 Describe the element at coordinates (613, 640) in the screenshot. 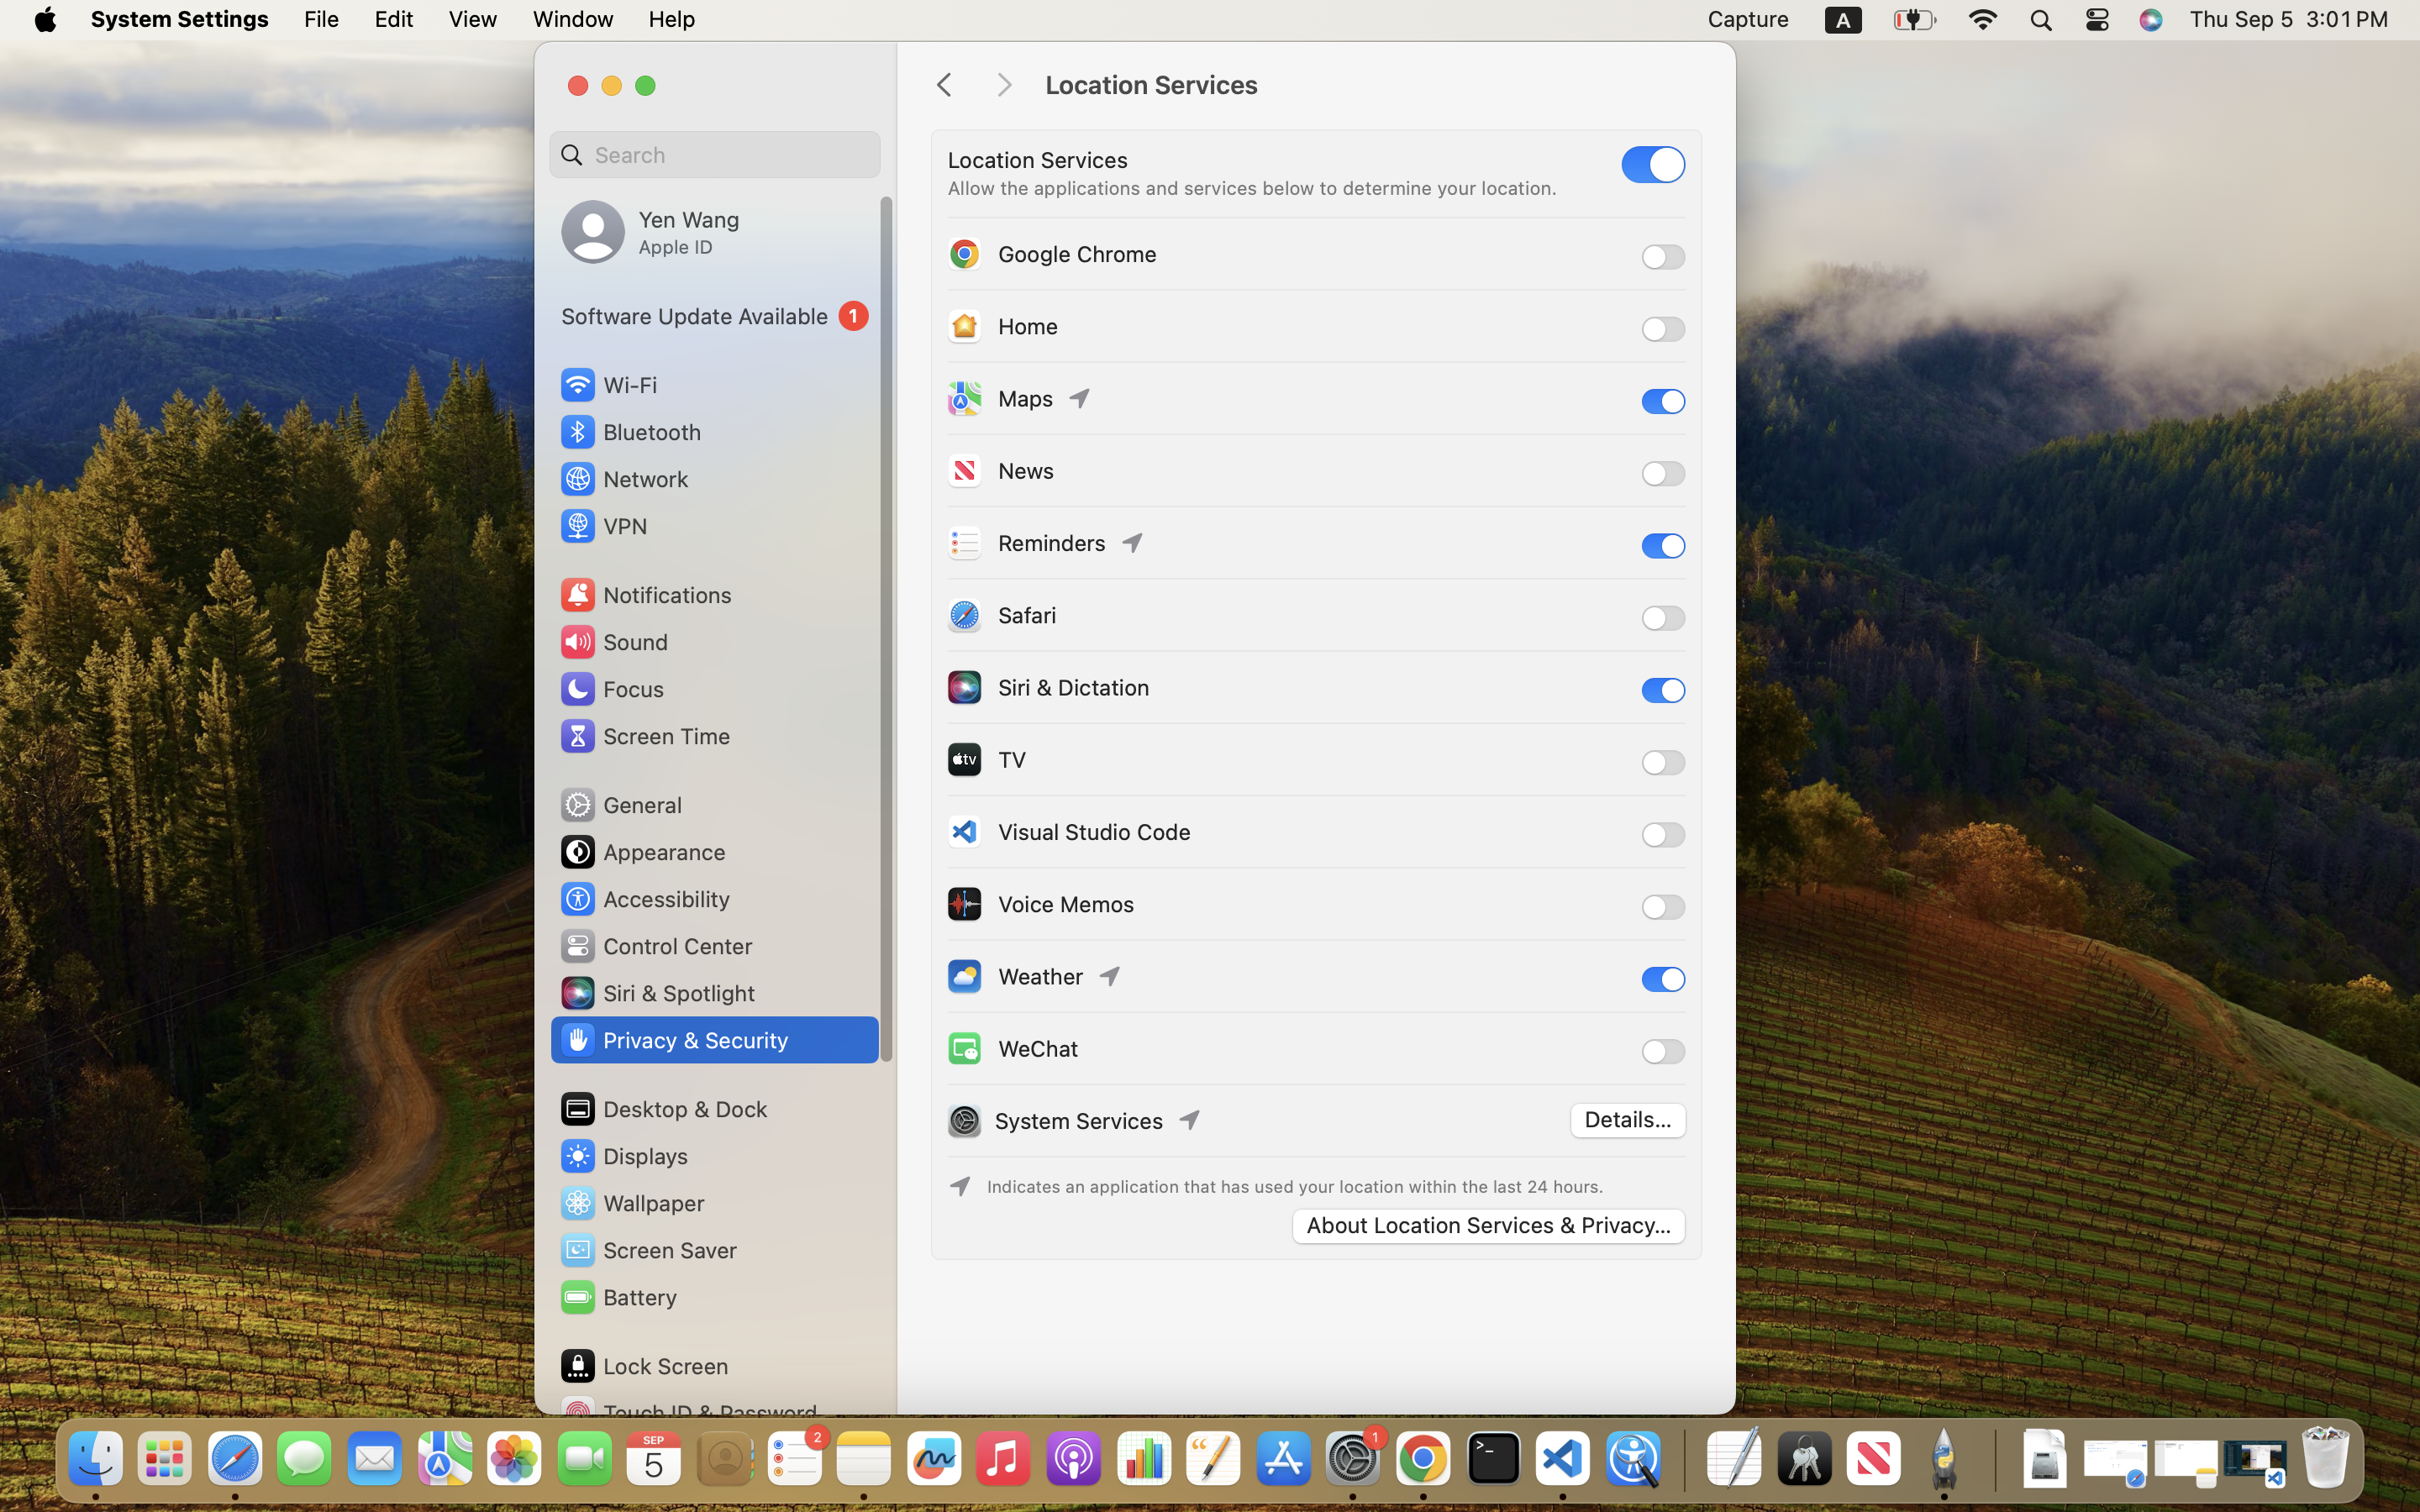

I see `'Sound'` at that location.